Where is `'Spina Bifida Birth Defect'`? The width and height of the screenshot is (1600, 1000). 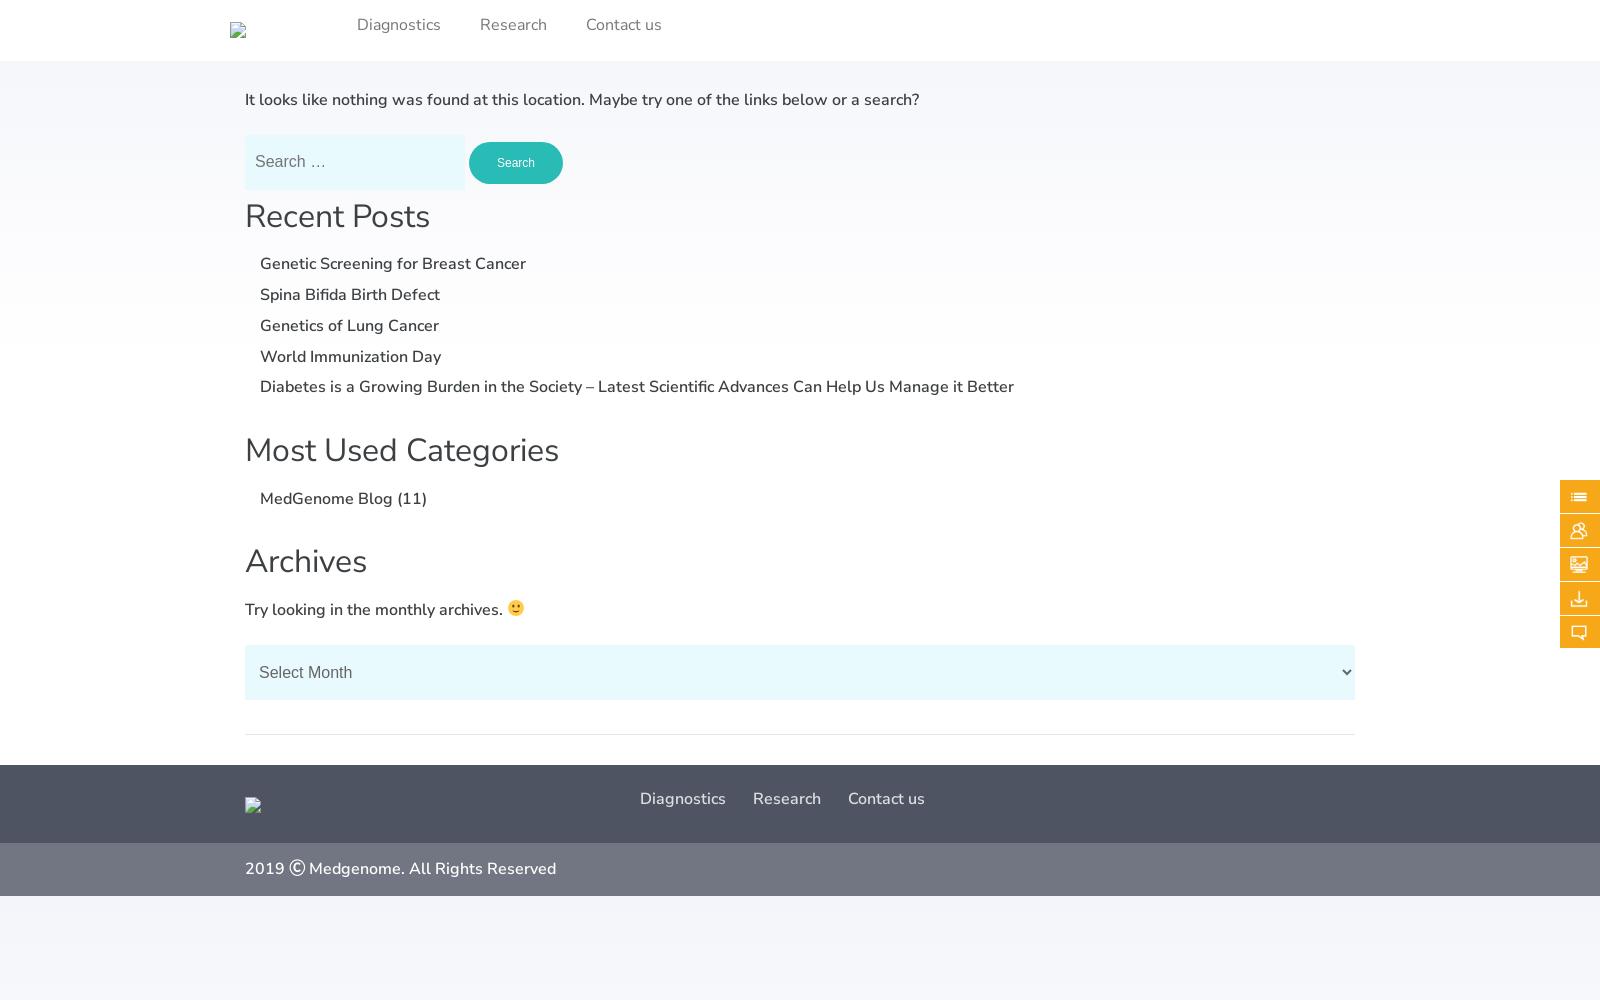
'Spina Bifida Birth Defect' is located at coordinates (350, 294).